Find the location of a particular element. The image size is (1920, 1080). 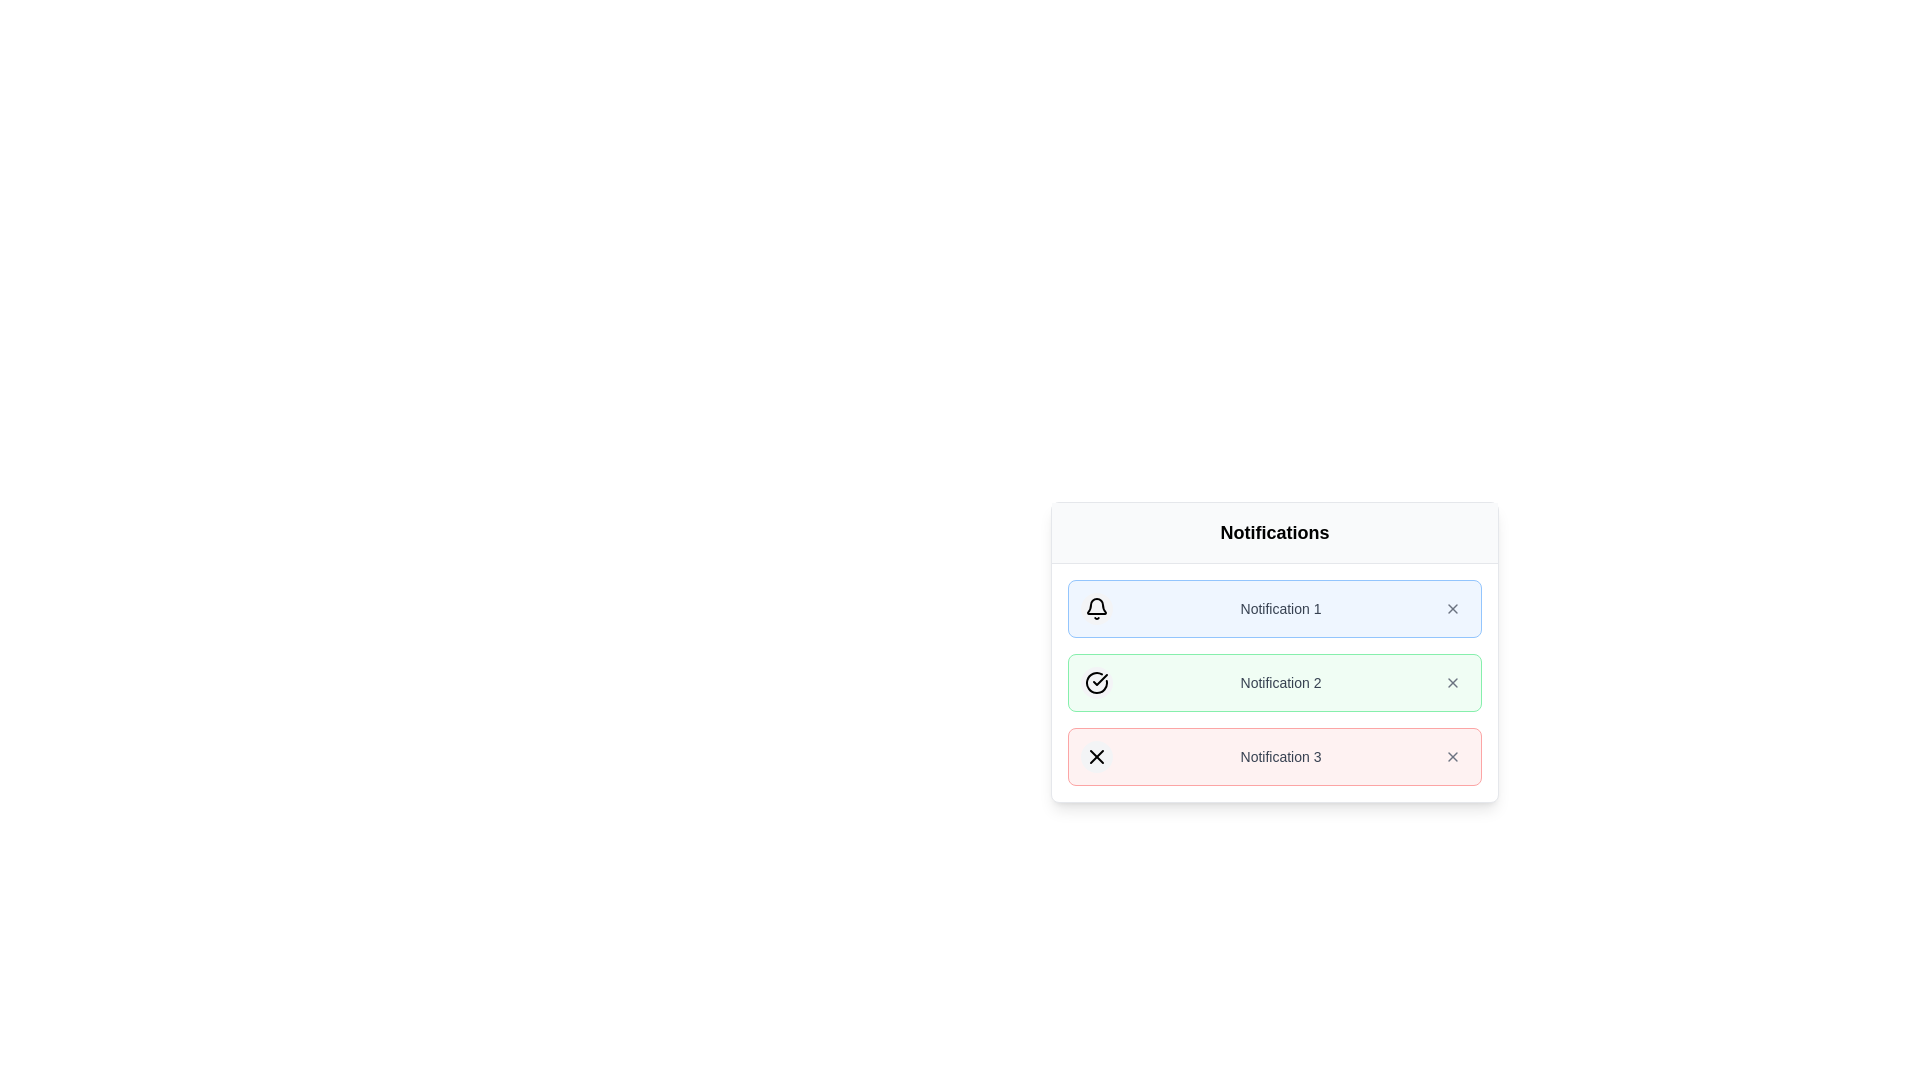

the 'X' mark SVG icon, which is styled with thin strokes and located within a gray circle at the start of the third notification card labeled 'Notification 3' is located at coordinates (1096, 756).